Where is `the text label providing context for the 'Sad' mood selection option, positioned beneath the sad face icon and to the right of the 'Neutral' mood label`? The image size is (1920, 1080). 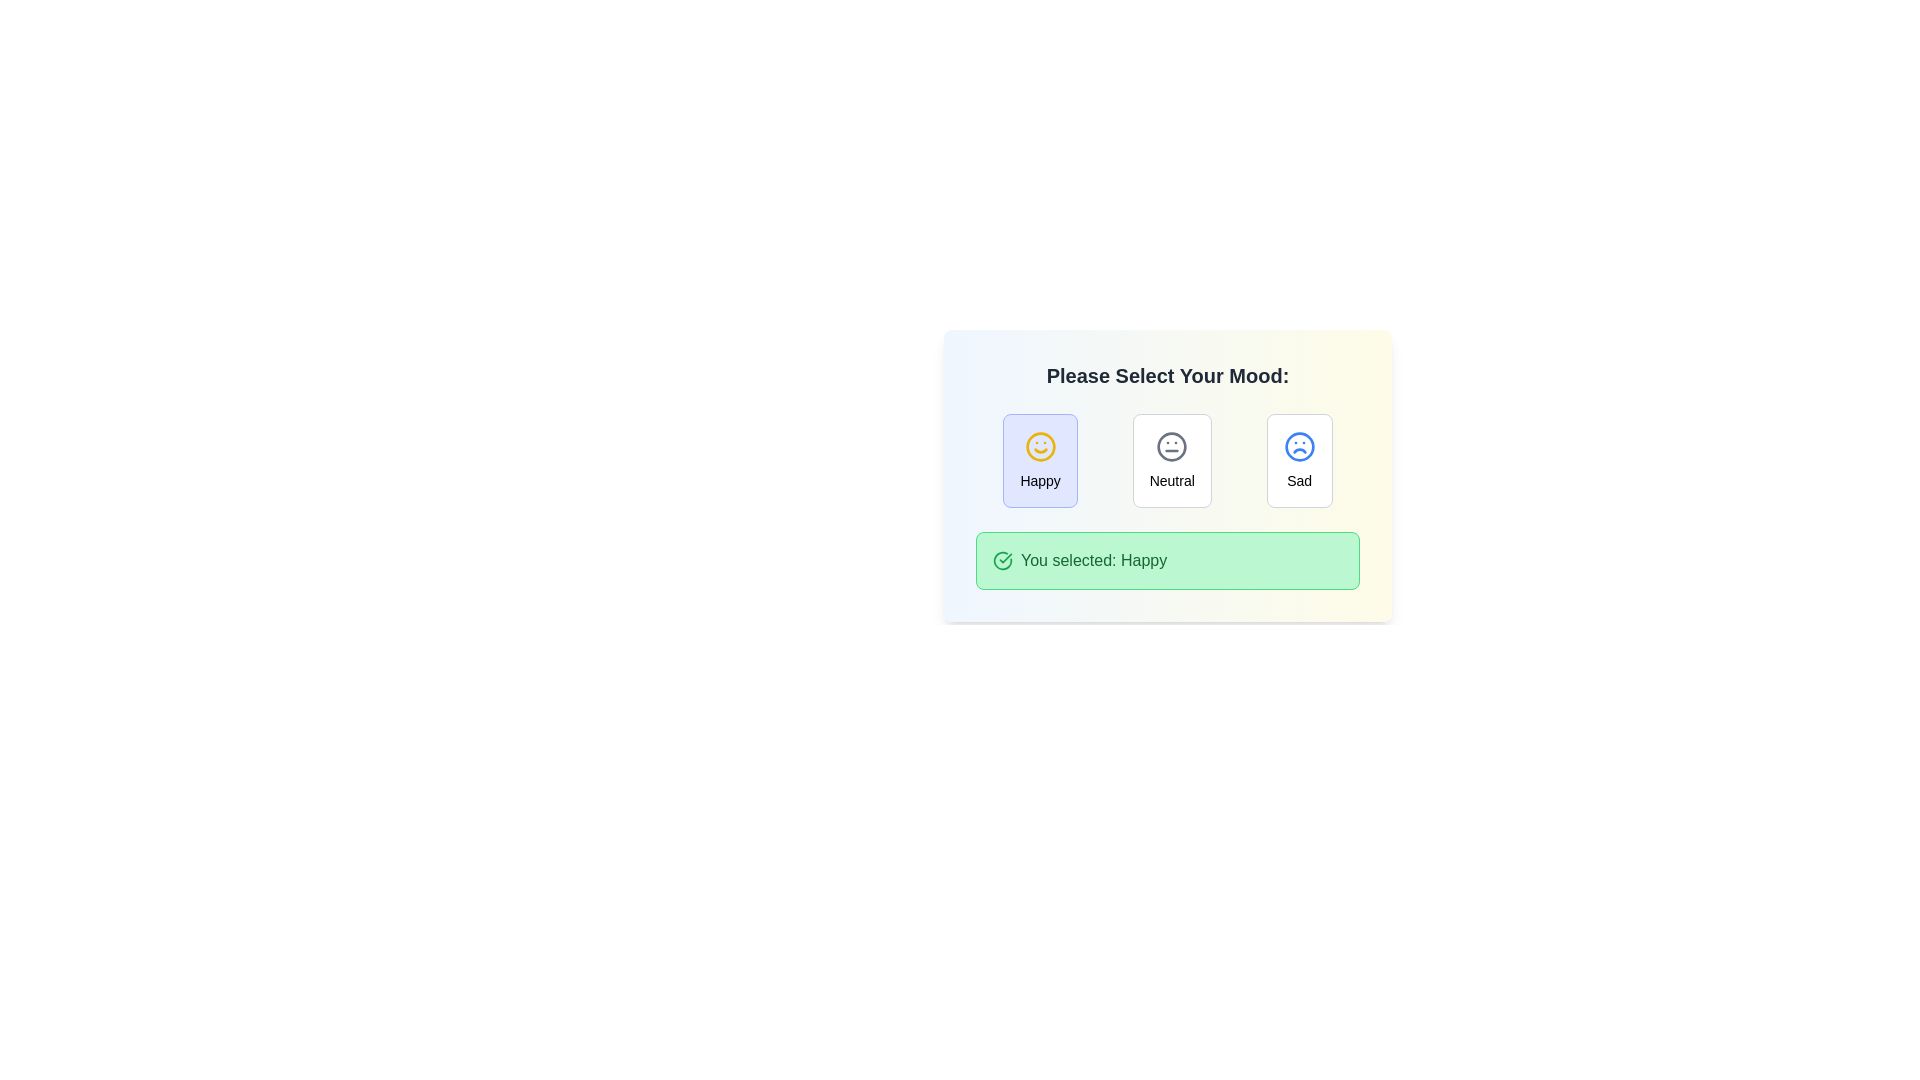
the text label providing context for the 'Sad' mood selection option, positioned beneath the sad face icon and to the right of the 'Neutral' mood label is located at coordinates (1299, 481).